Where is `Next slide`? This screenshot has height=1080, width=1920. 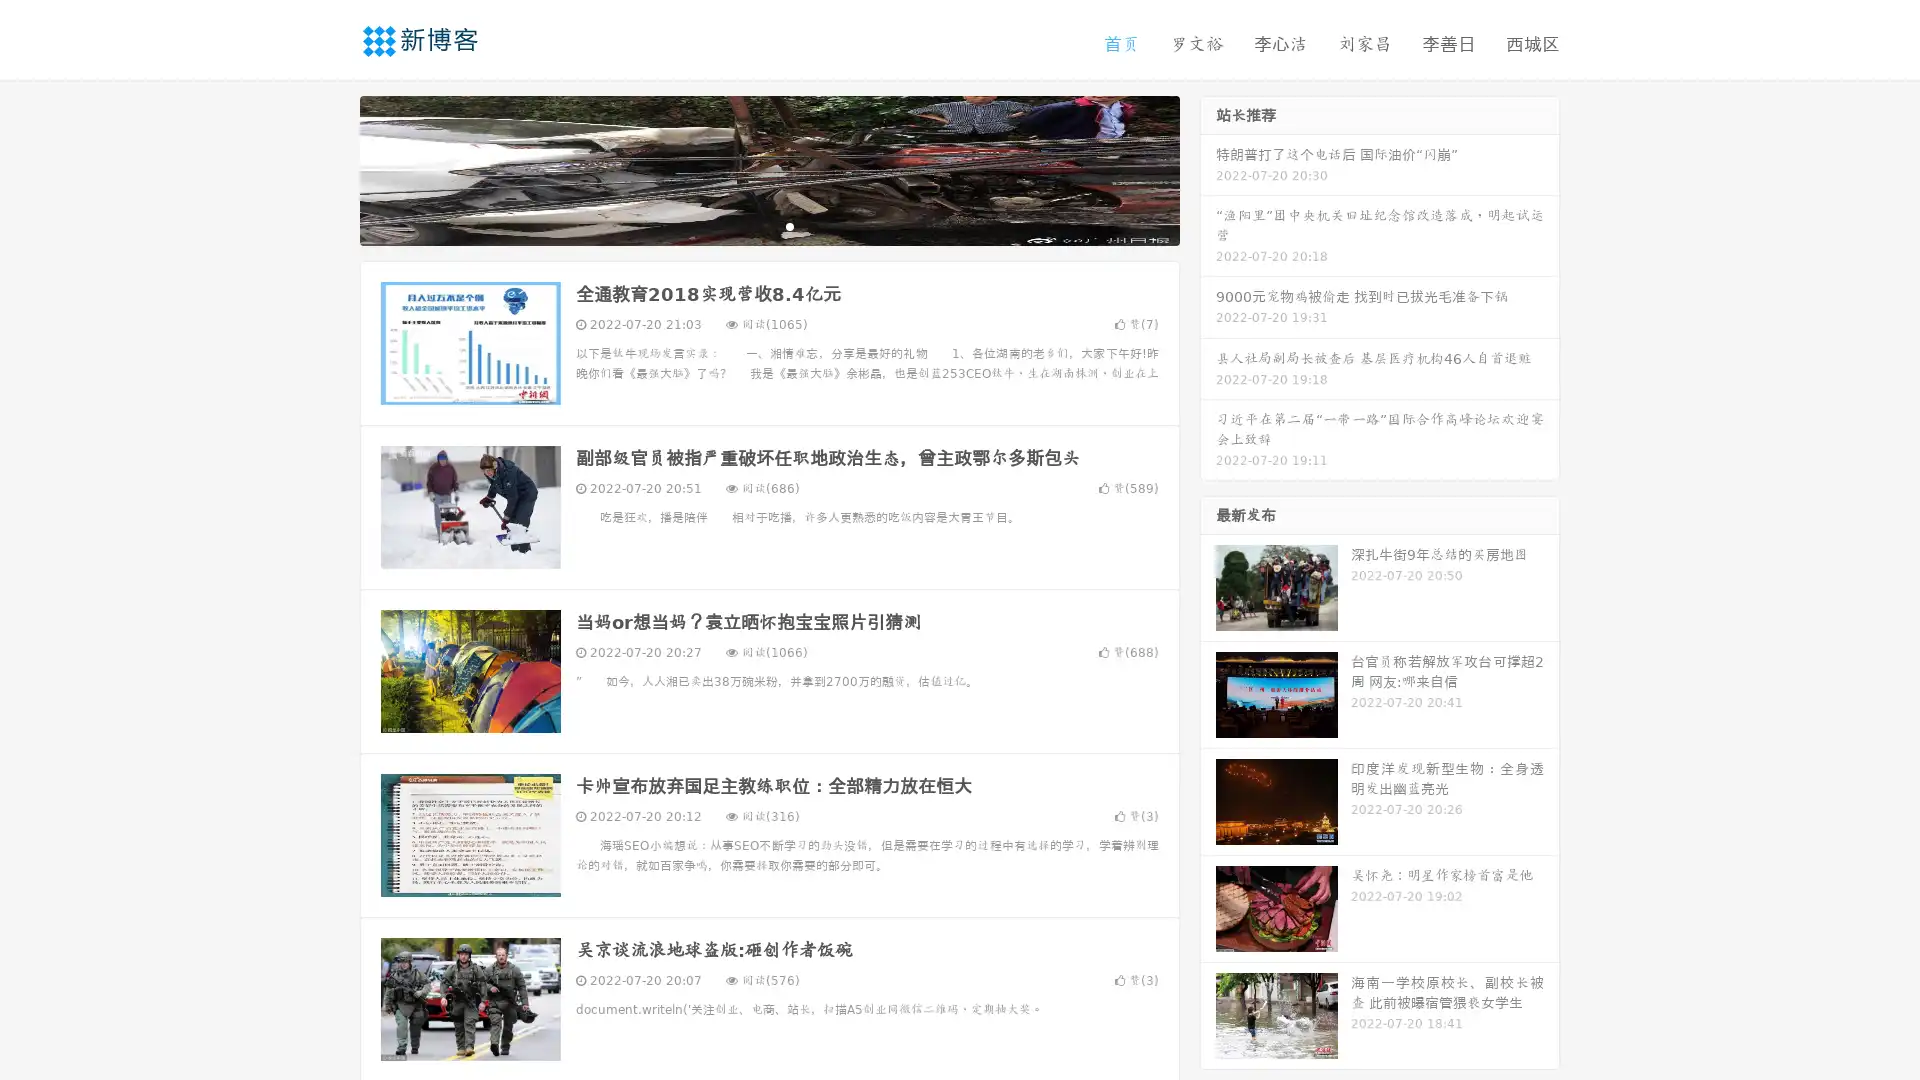
Next slide is located at coordinates (1208, 168).